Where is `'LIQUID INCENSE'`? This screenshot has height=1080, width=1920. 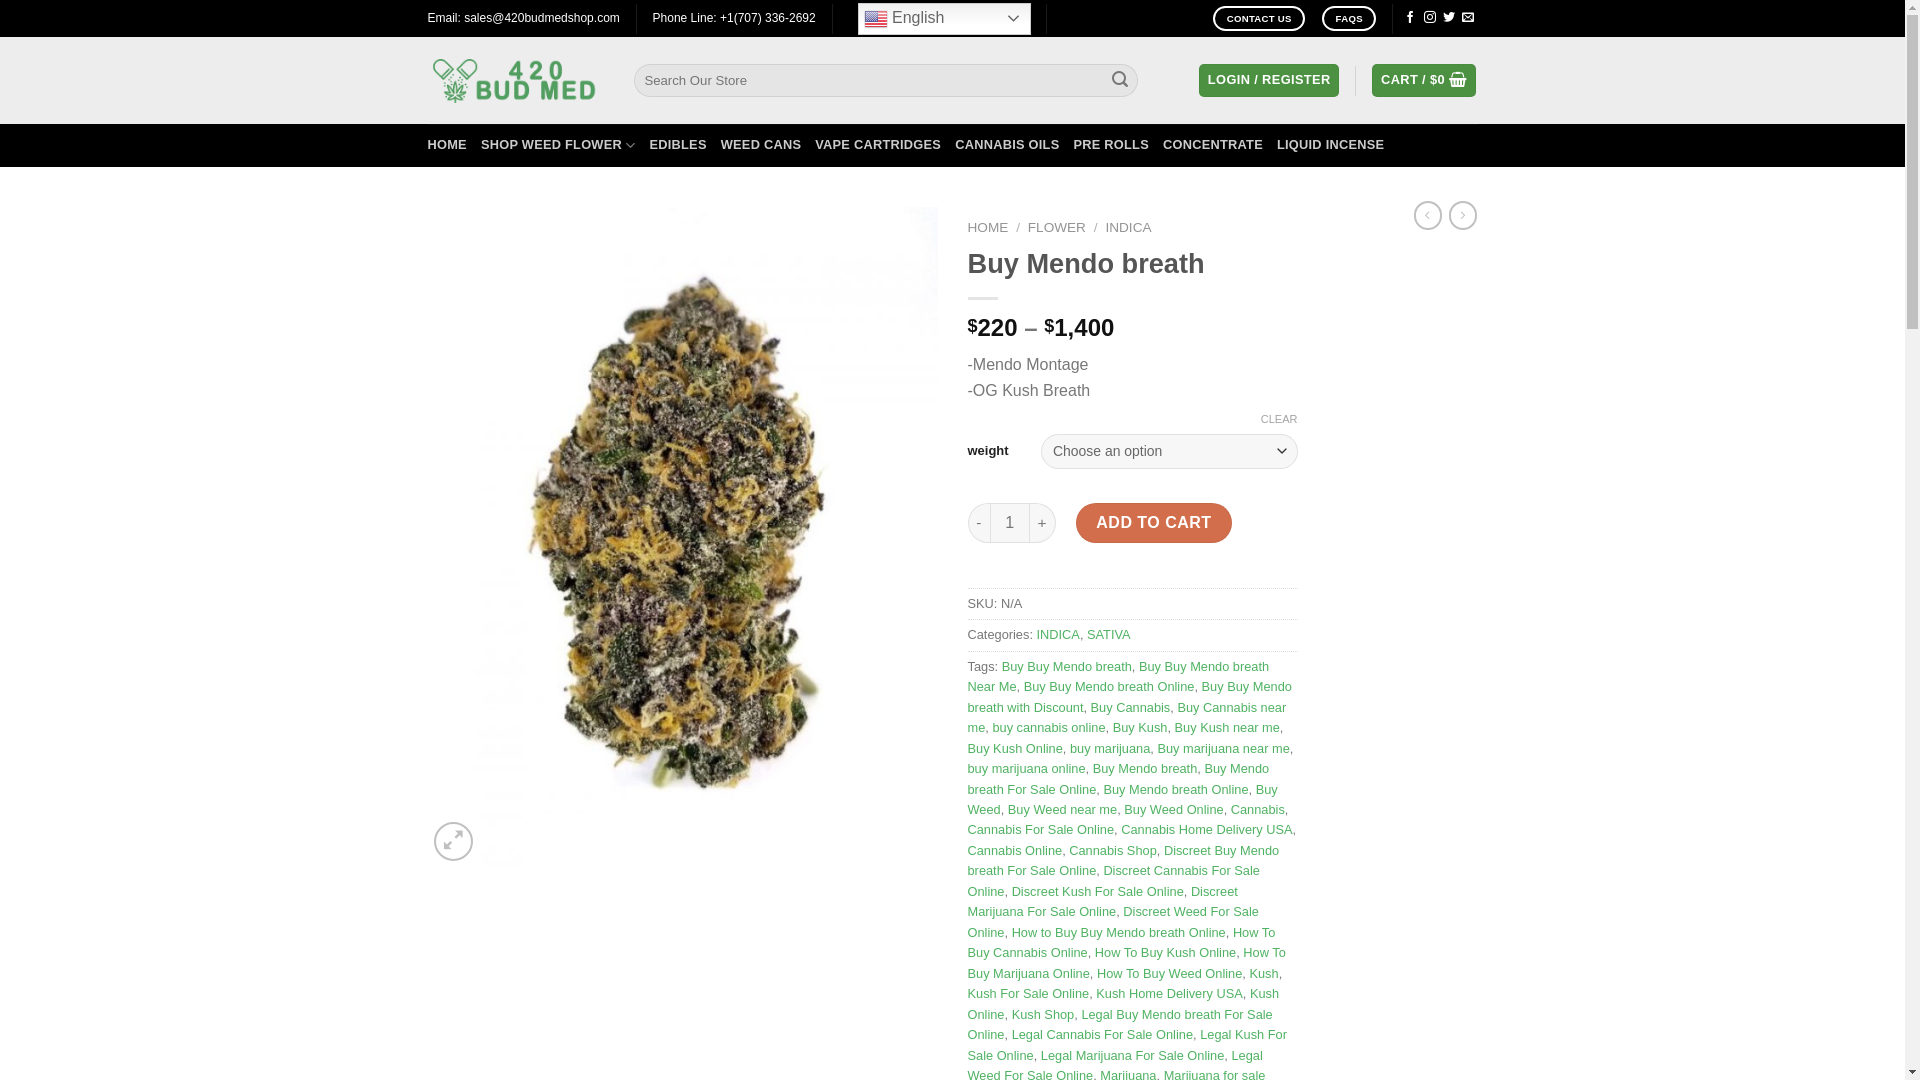 'LIQUID INCENSE' is located at coordinates (1330, 144).